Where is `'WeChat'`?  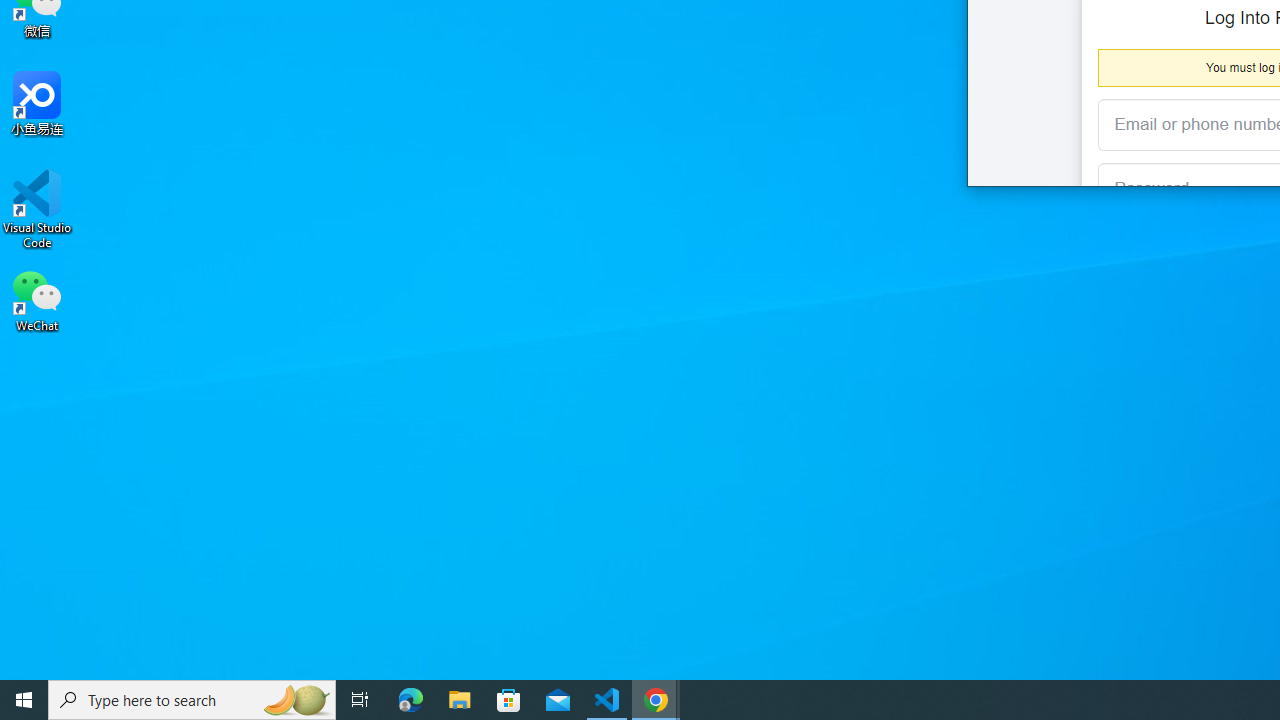
'WeChat' is located at coordinates (37, 299).